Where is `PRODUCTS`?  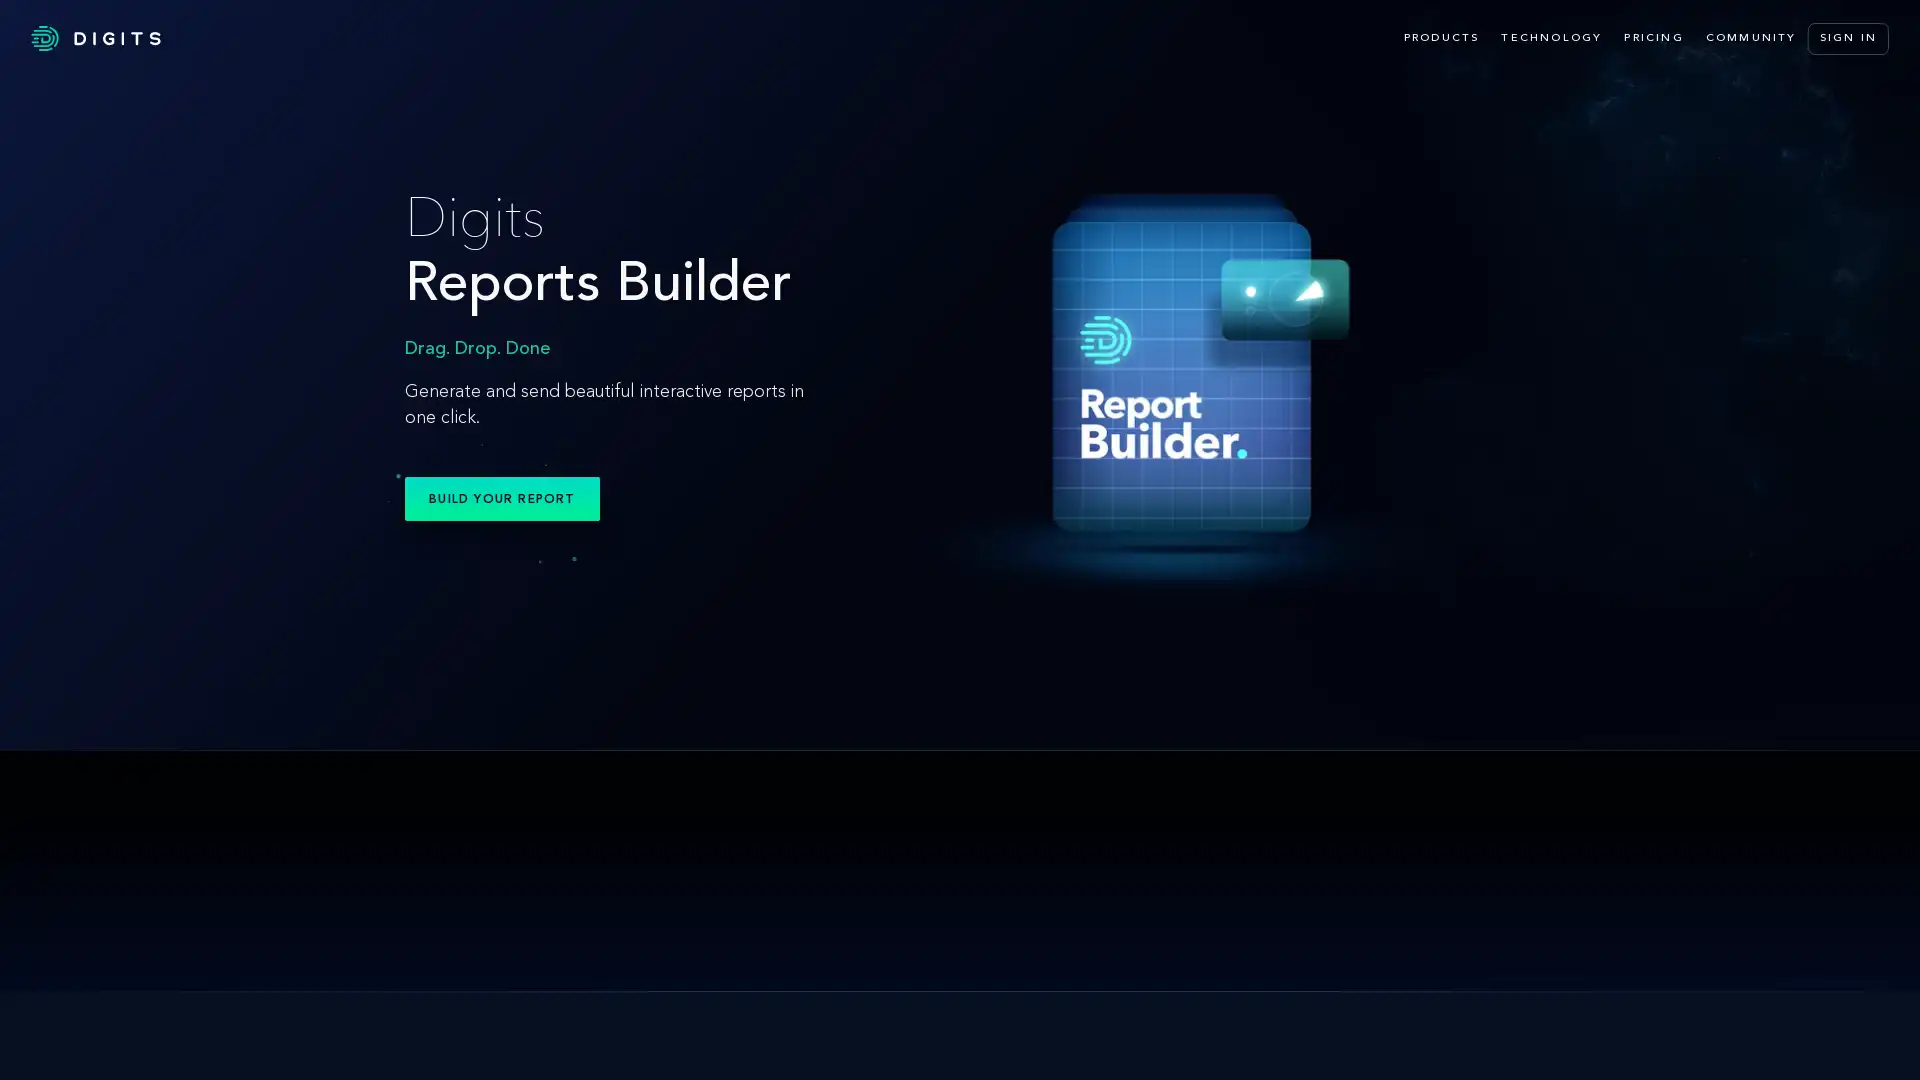 PRODUCTS is located at coordinates (1440, 38).